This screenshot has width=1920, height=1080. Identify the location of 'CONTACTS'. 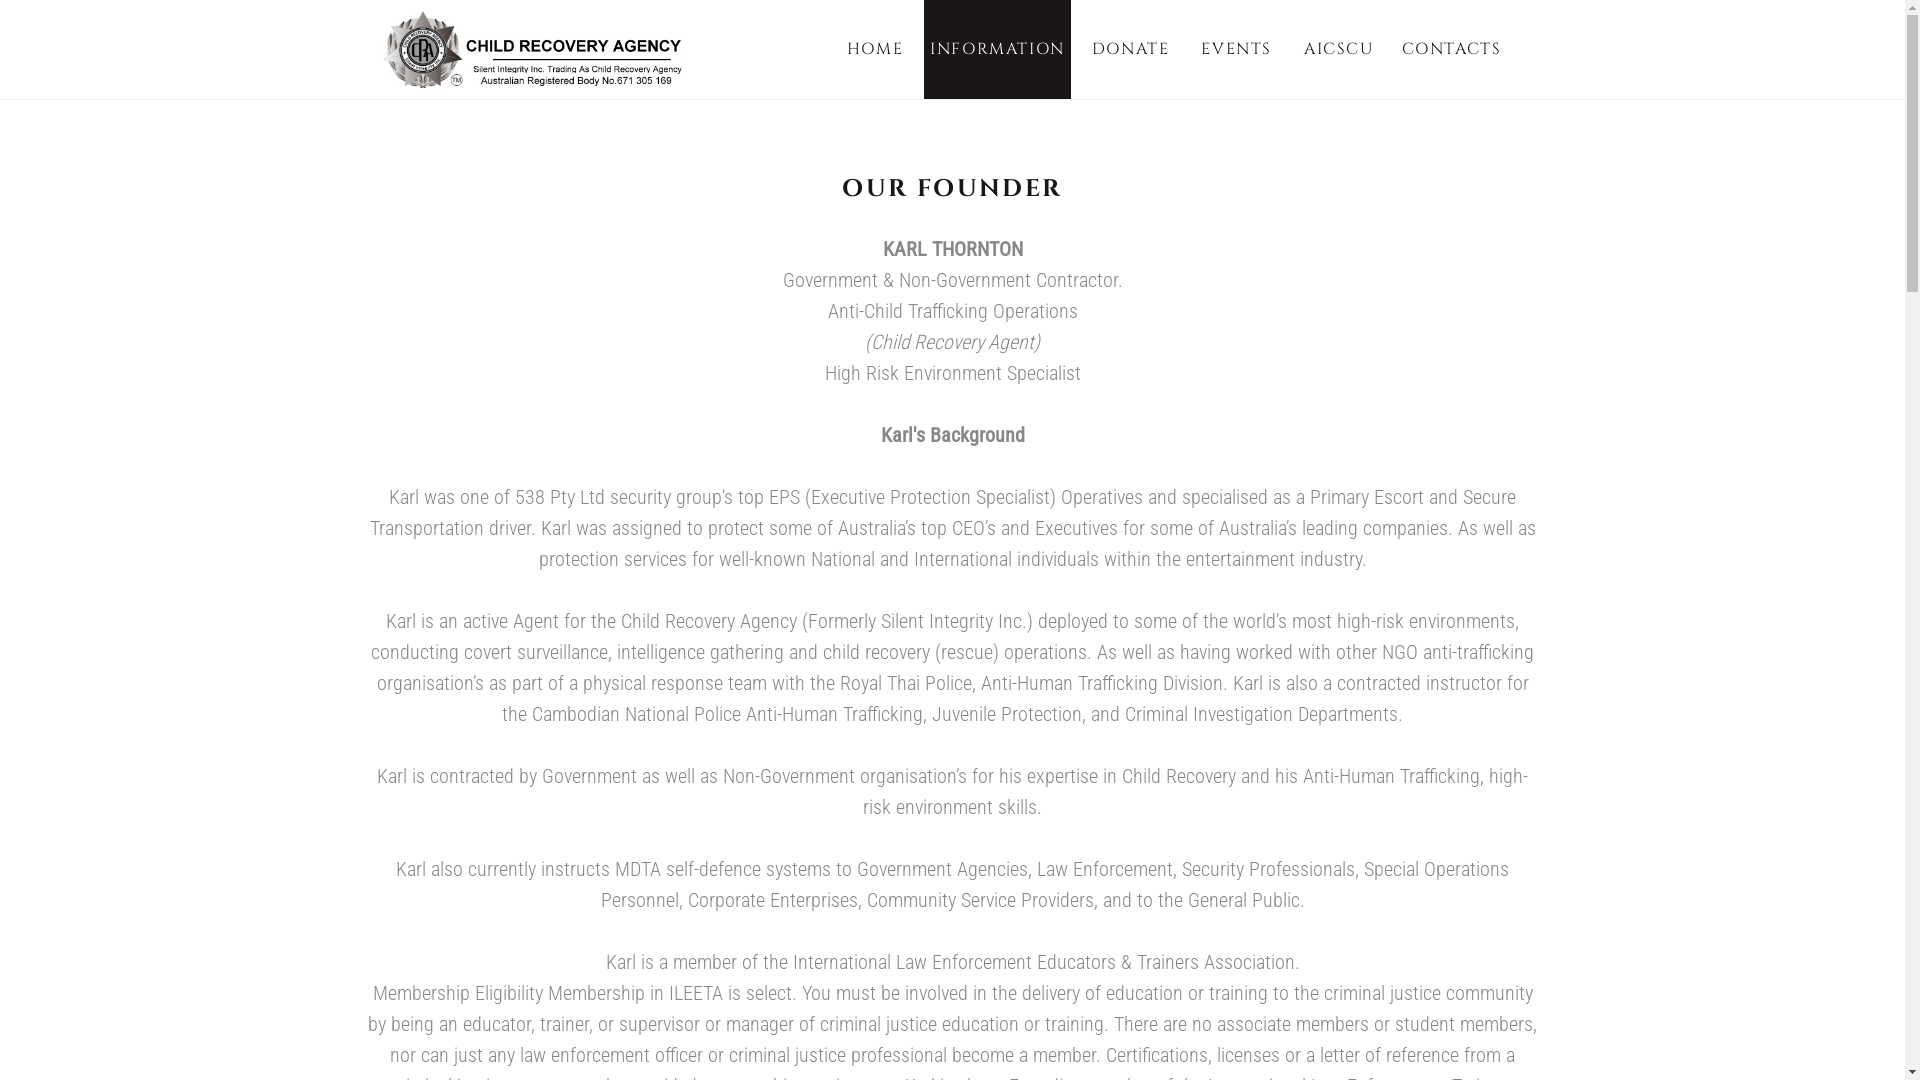
(1451, 48).